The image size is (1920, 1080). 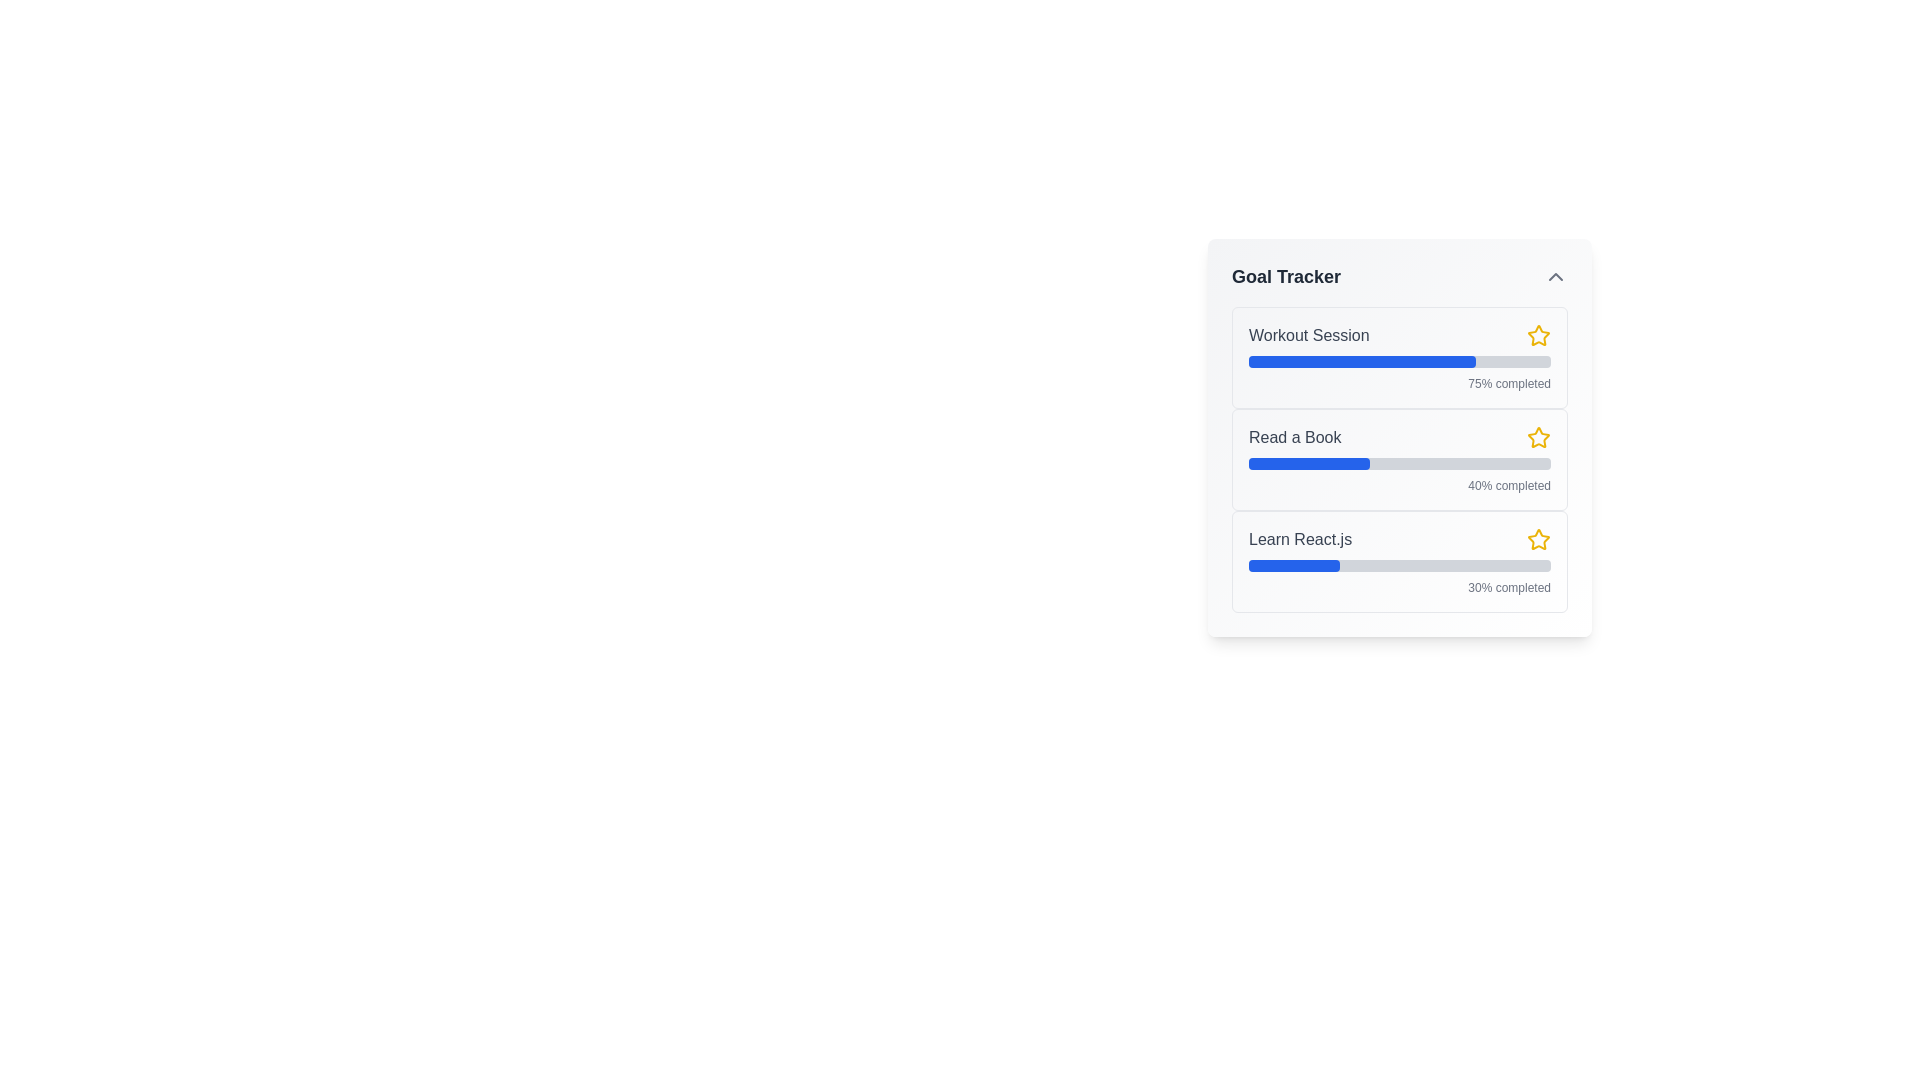 I want to click on the narrow rectangular progress bar below the 'Read a Book' section, which is styled with rounded corners and indicates 40% progress, so click(x=1399, y=463).